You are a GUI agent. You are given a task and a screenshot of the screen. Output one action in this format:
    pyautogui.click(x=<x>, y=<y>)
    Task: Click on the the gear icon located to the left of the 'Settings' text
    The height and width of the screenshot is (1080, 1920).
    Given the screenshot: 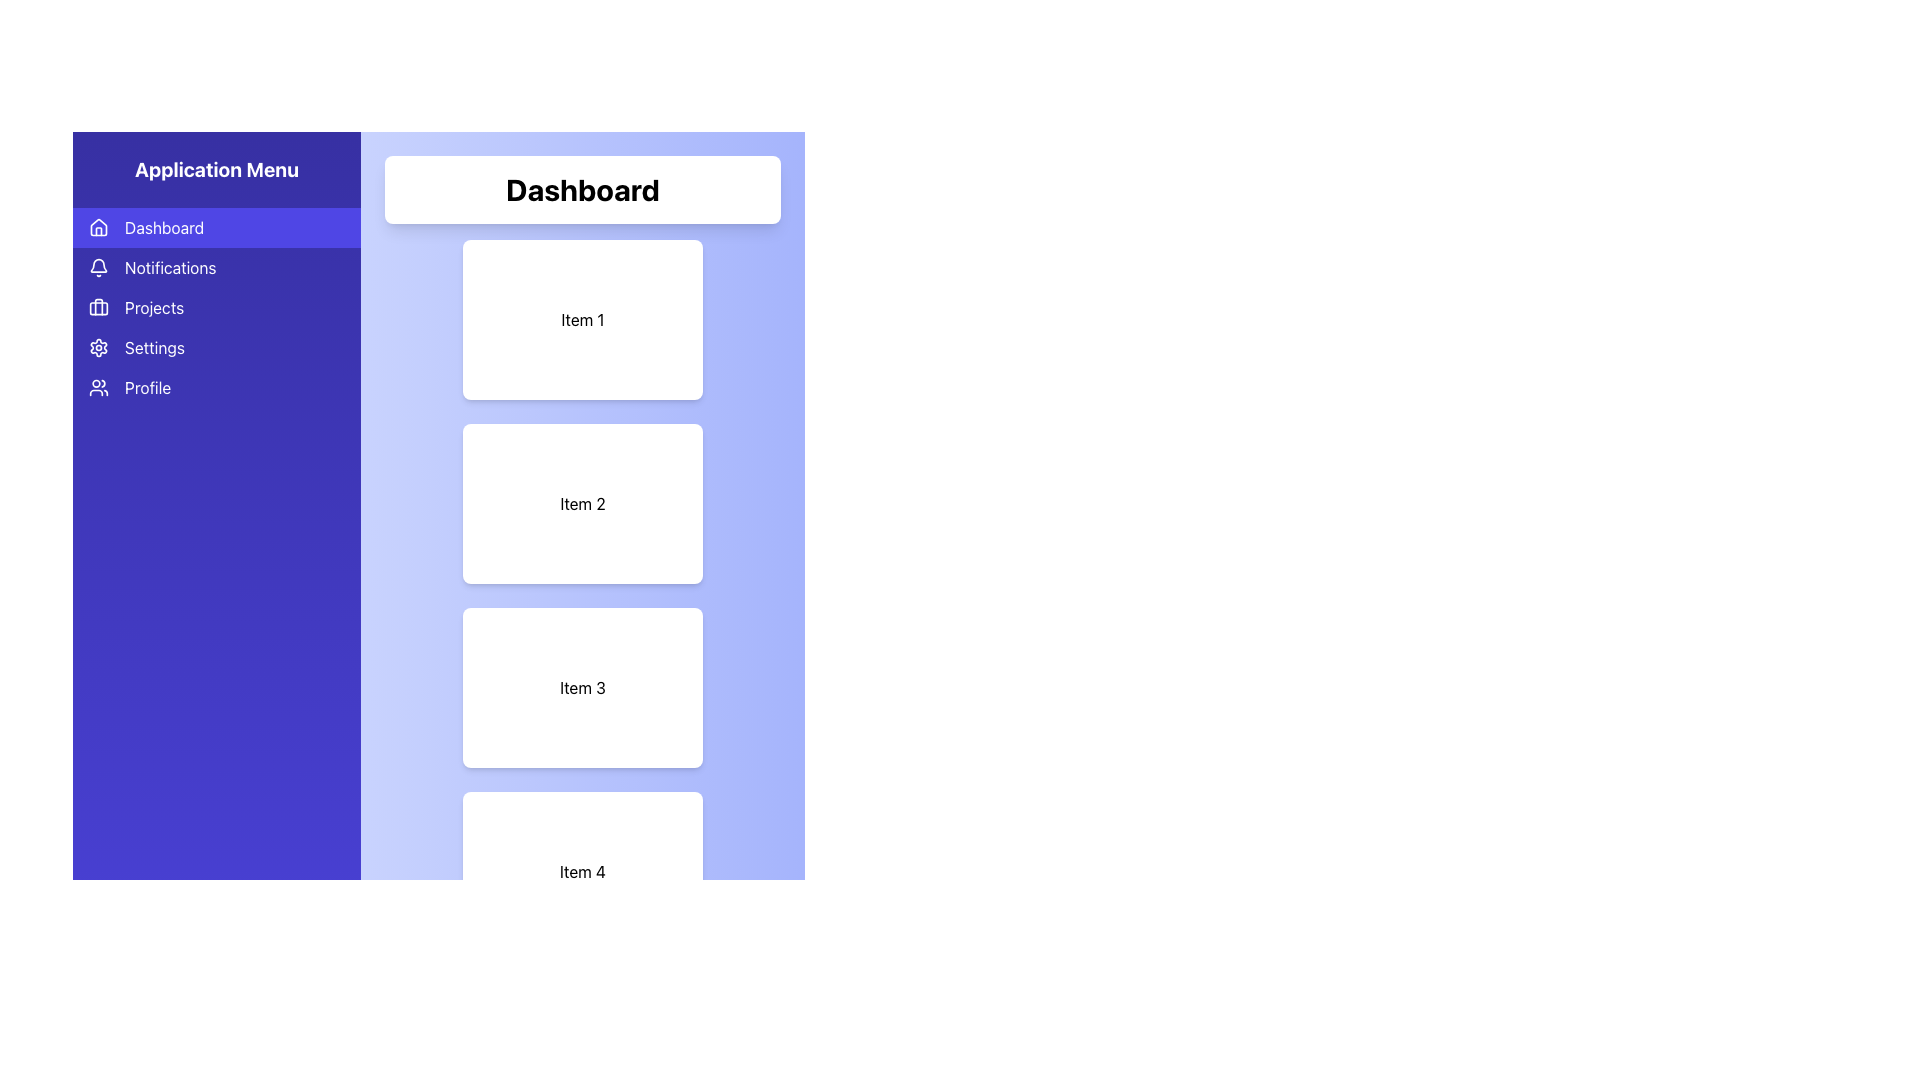 What is the action you would take?
    pyautogui.click(x=98, y=346)
    